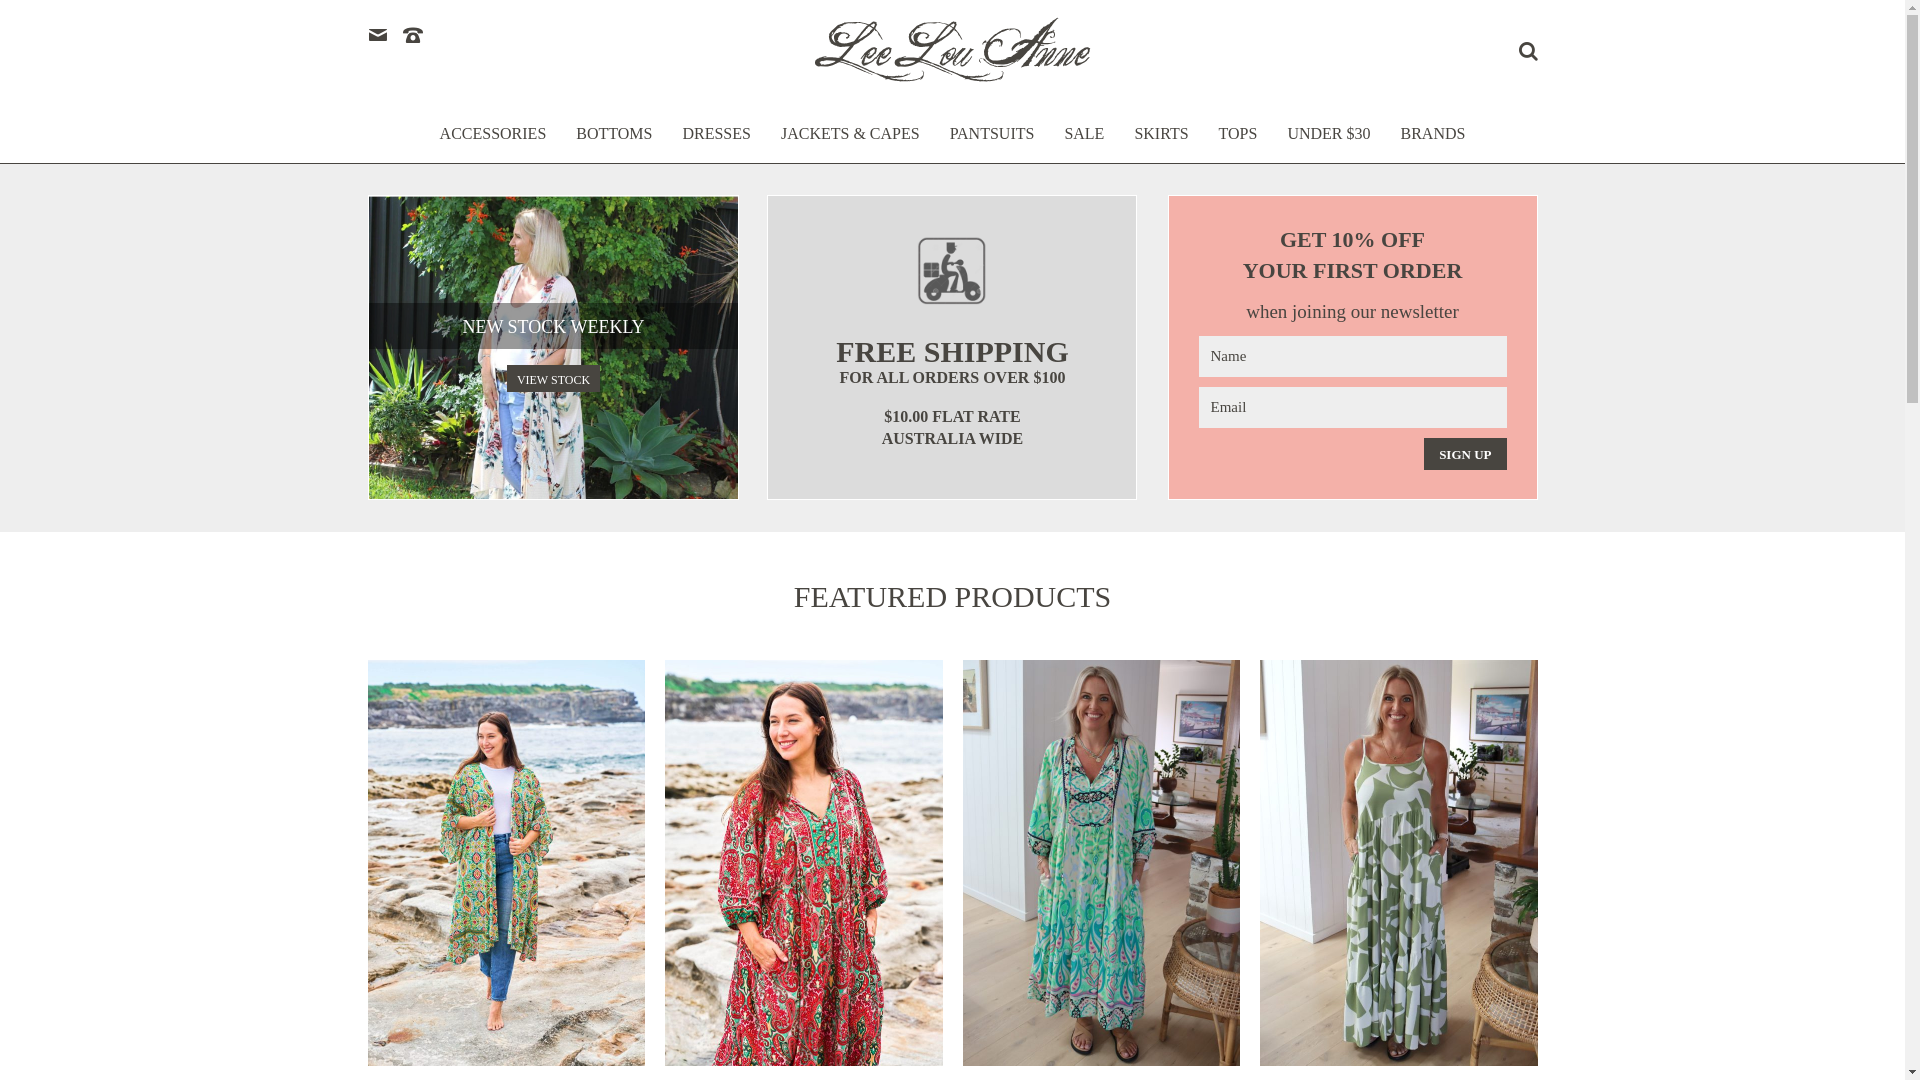  I want to click on 'NEW STOCK WEEKLY, so click(552, 346).